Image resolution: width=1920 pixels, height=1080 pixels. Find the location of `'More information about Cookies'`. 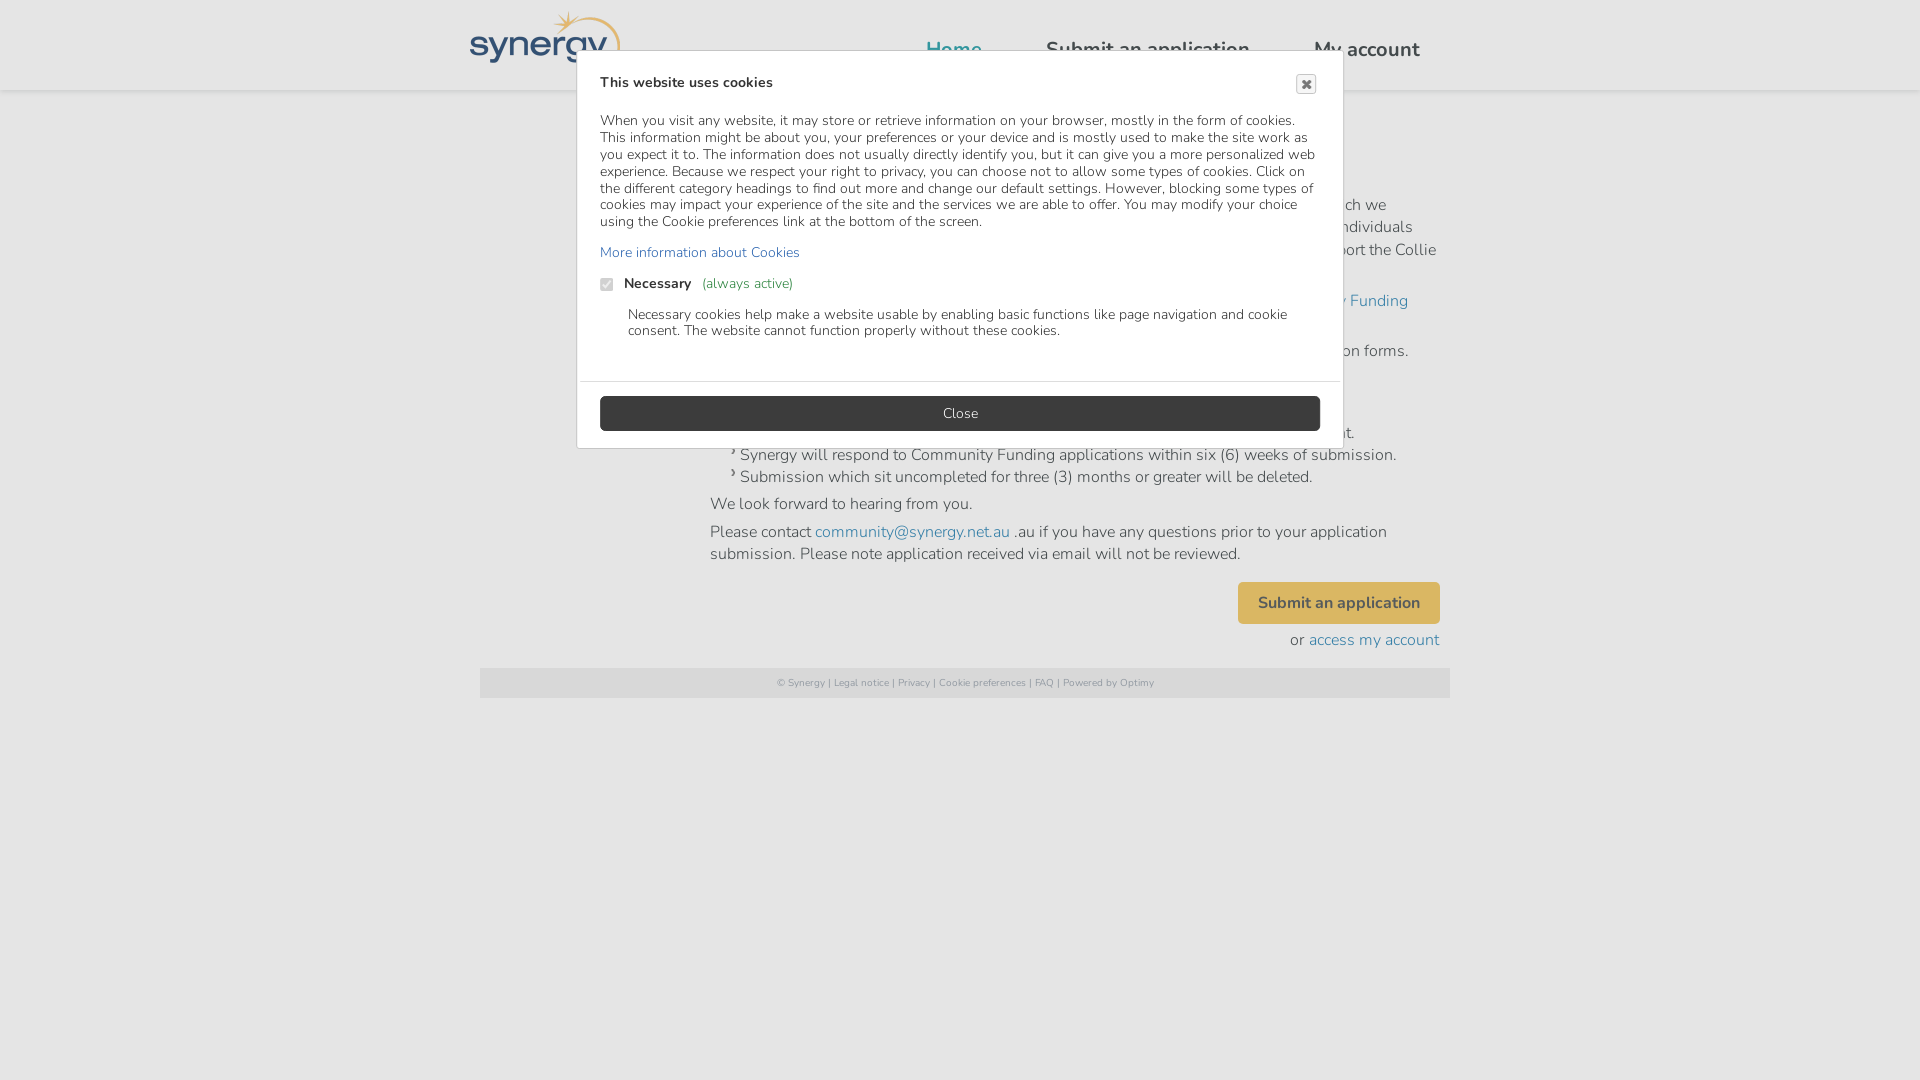

'More information about Cookies' is located at coordinates (700, 251).